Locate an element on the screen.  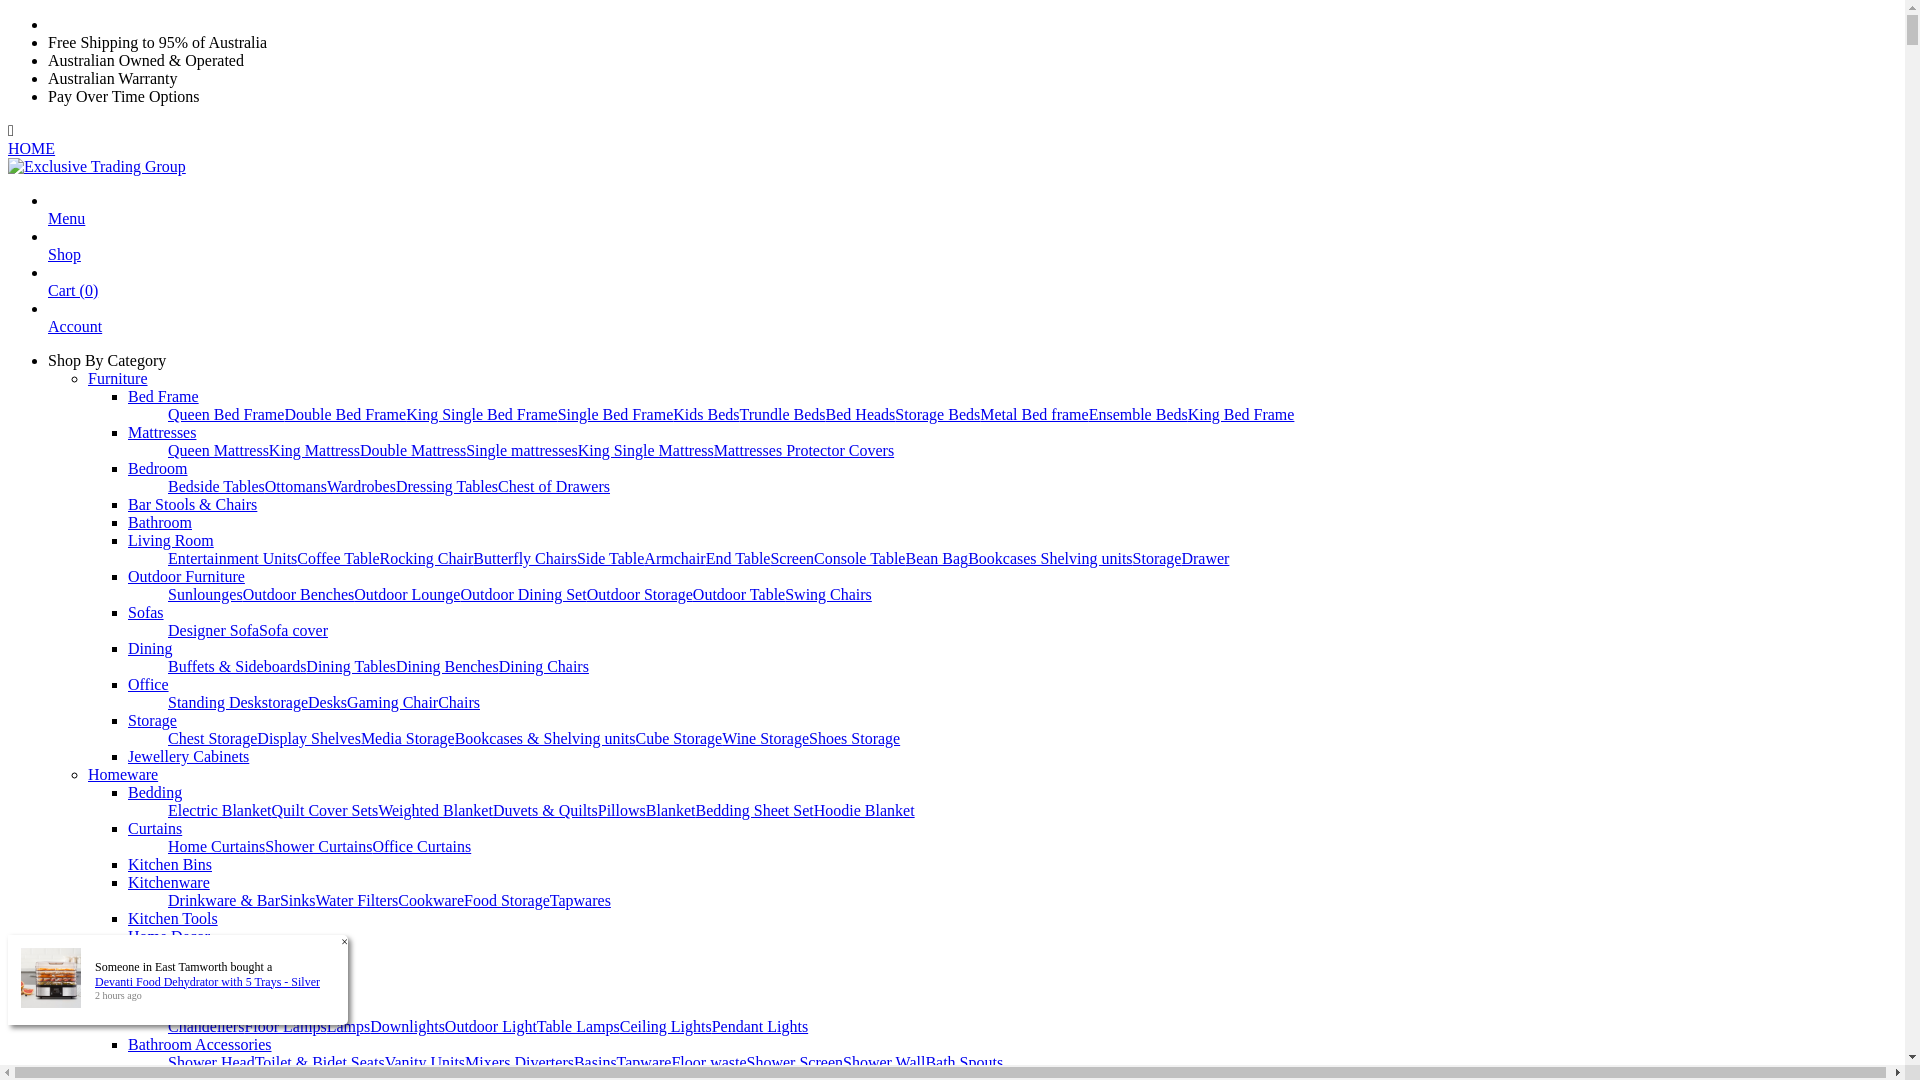
'Table Lamps' is located at coordinates (577, 1026).